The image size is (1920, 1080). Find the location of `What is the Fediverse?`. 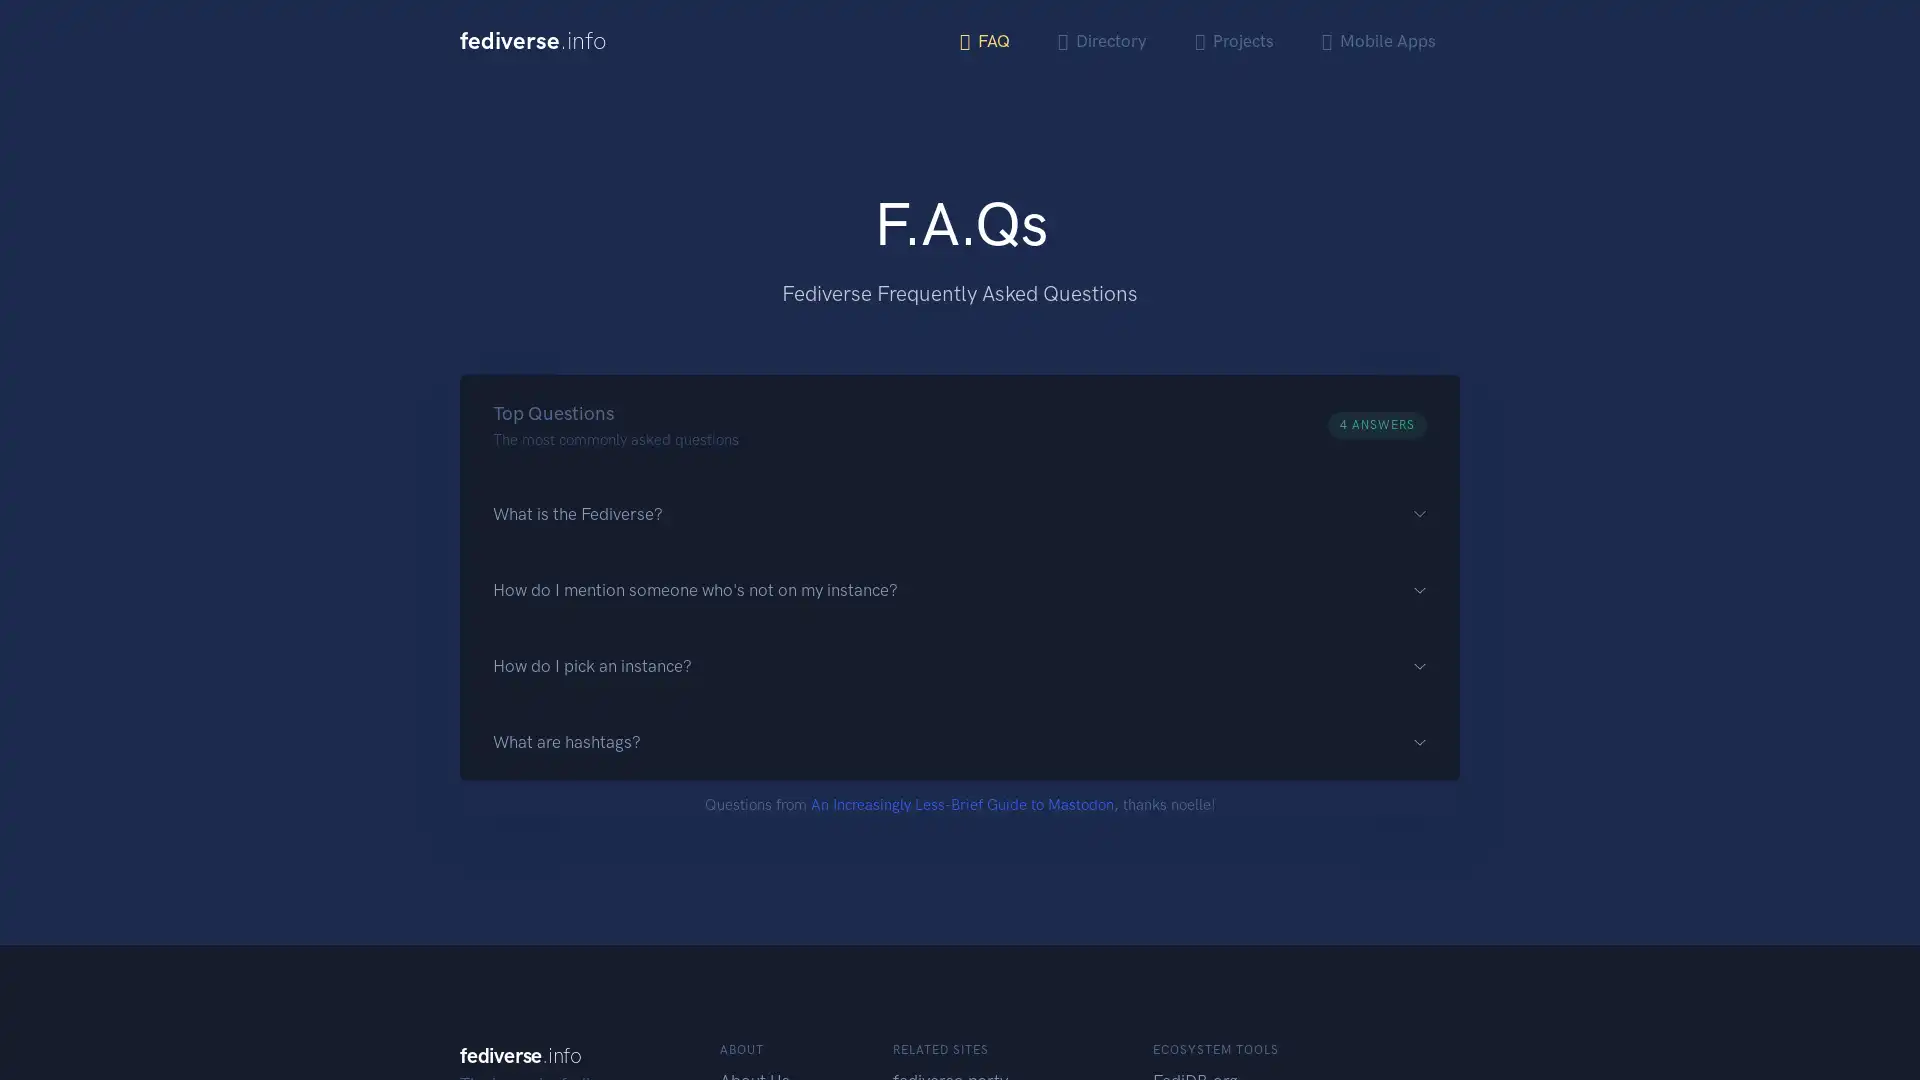

What is the Fediverse? is located at coordinates (960, 512).